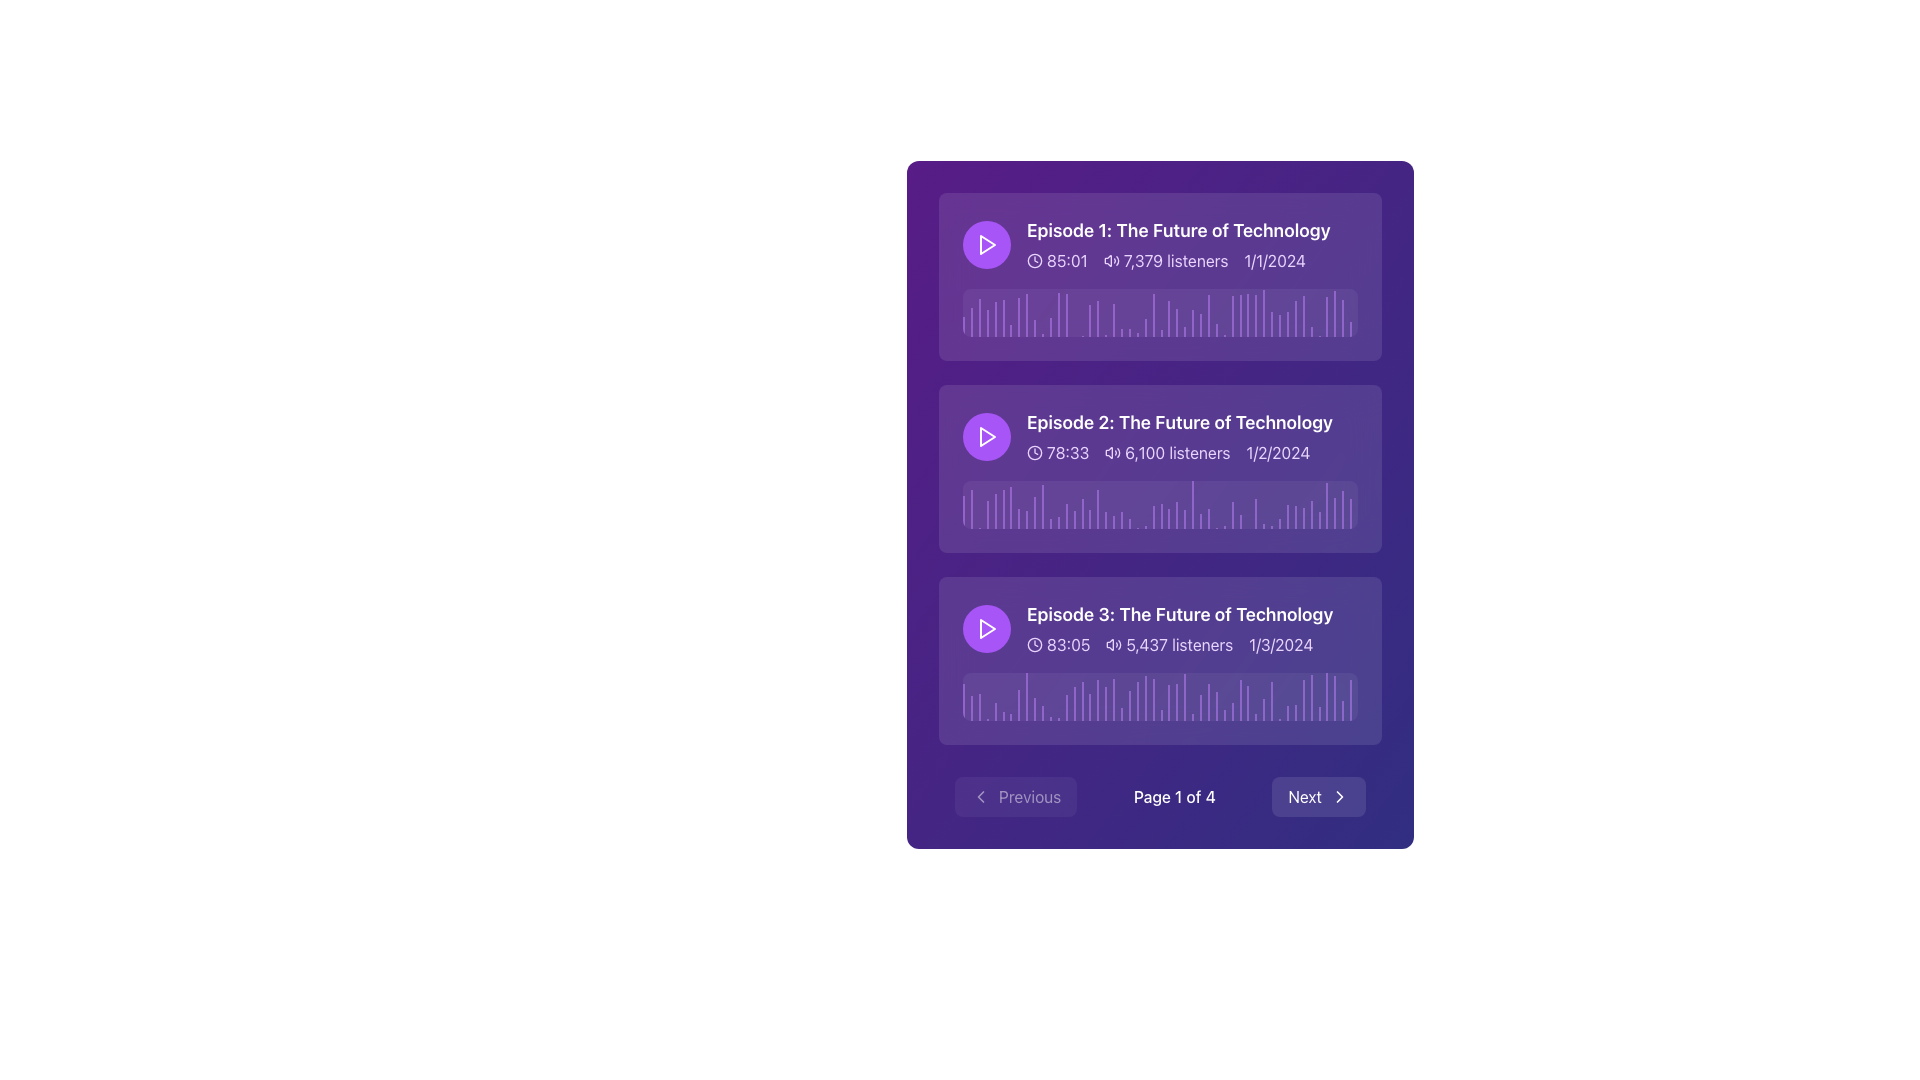 The image size is (1920, 1080). What do you see at coordinates (1277, 452) in the screenshot?
I see `date displayed in the text label showing '1/2/2024', which is styled in white font on a purple background at the bottom-right corner of the second card in a list` at bounding box center [1277, 452].